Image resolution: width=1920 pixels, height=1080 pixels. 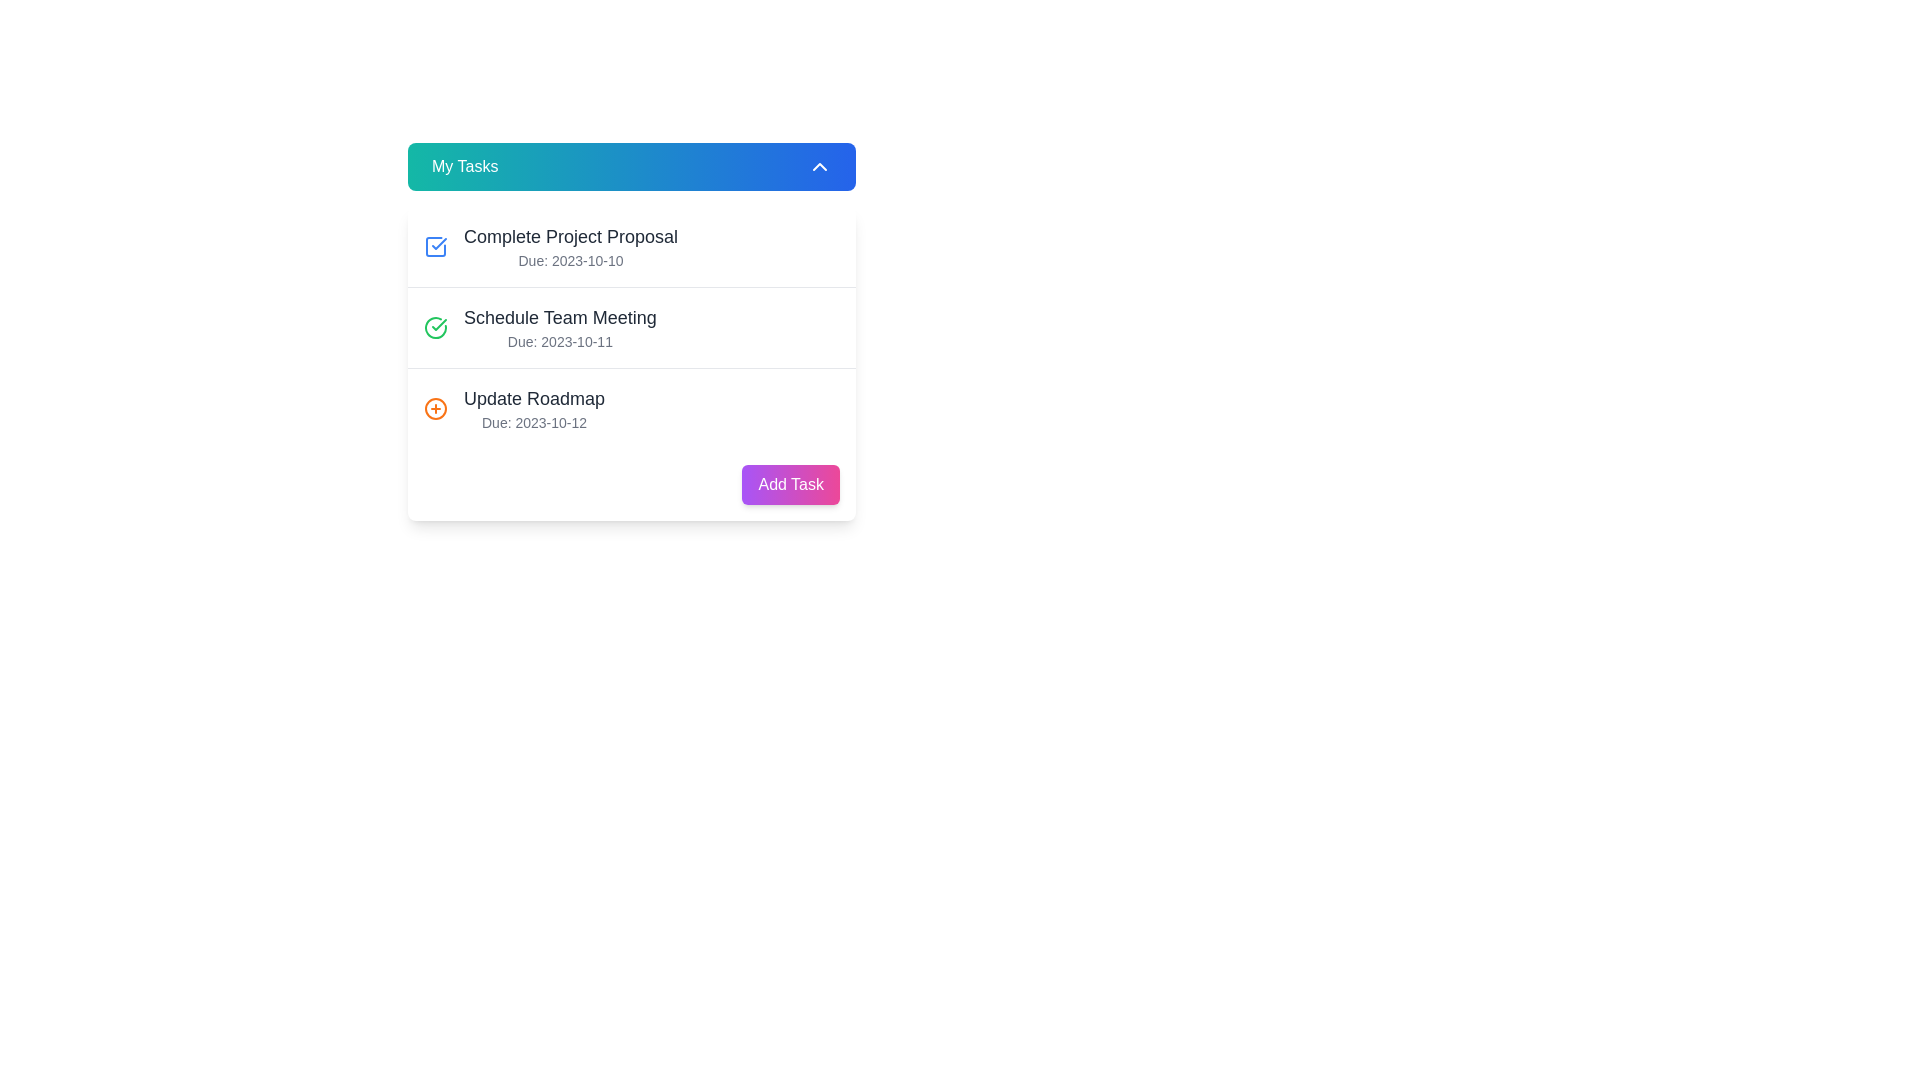 What do you see at coordinates (570, 235) in the screenshot?
I see `text label displaying 'Complete Project Proposal', which is styled in bold and larger font as the first task entry's title above the due date` at bounding box center [570, 235].